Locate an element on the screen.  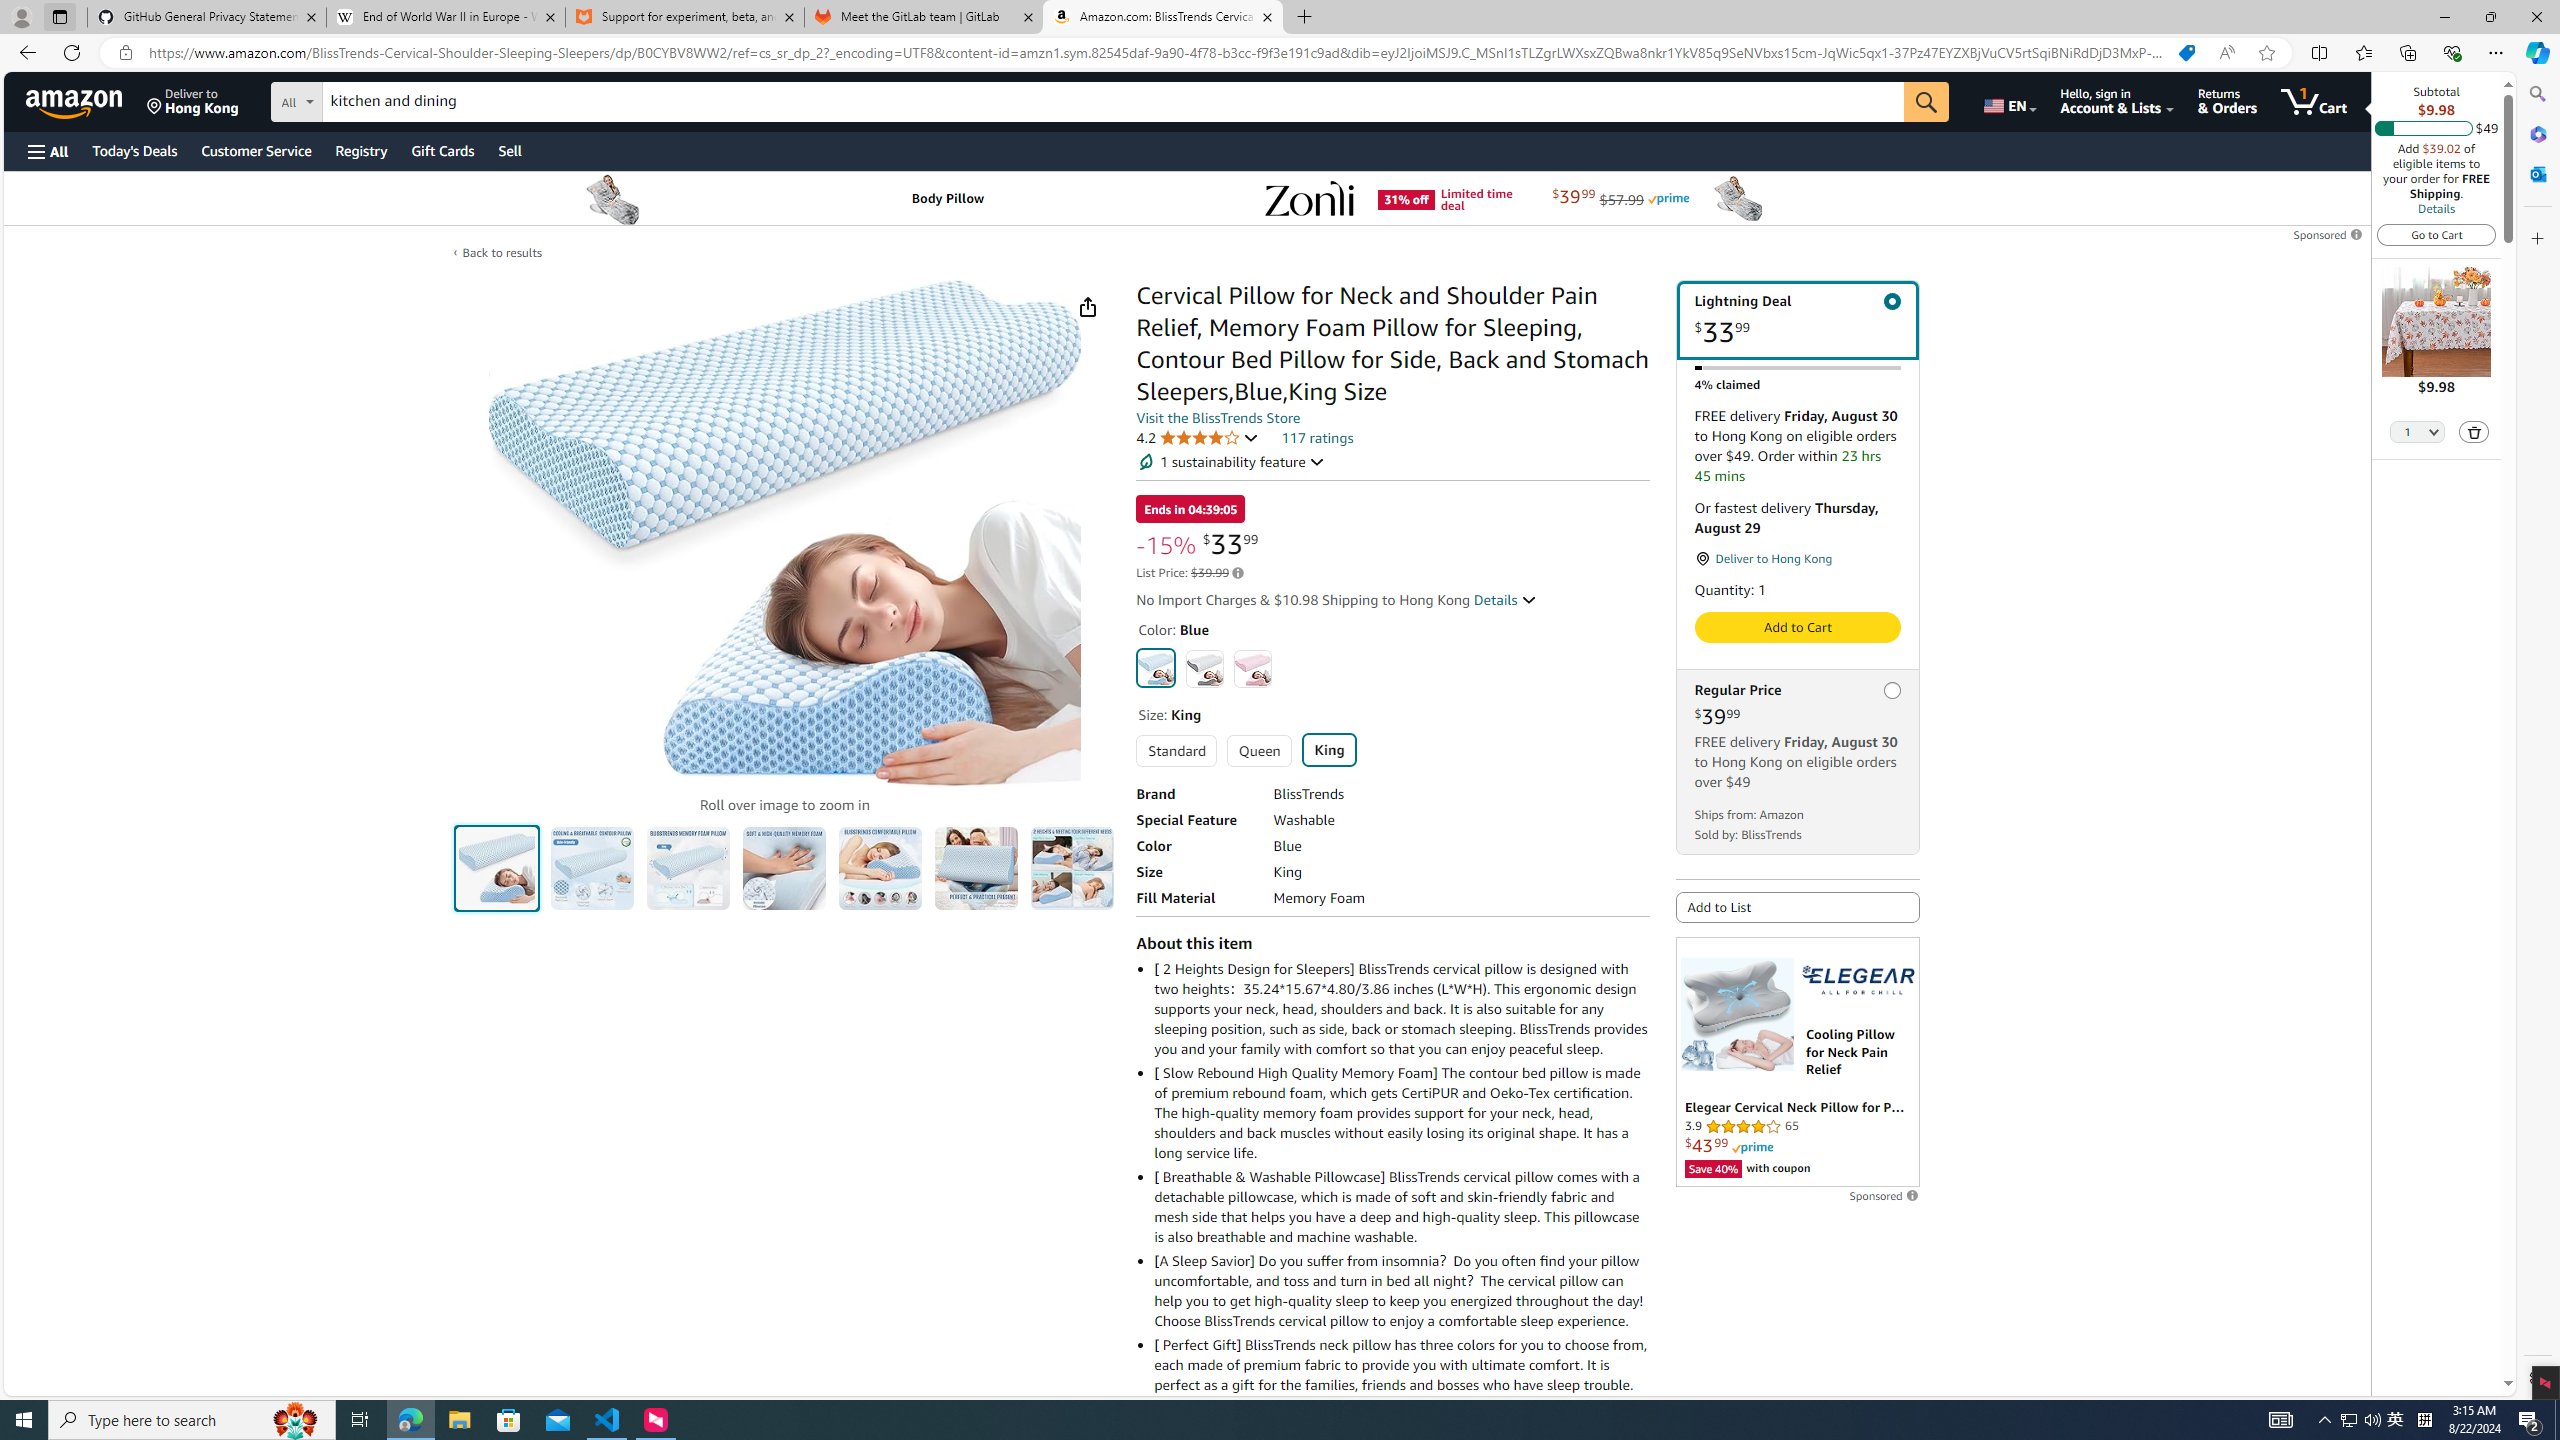
'Lightning Deal $33.99' is located at coordinates (1797, 319).